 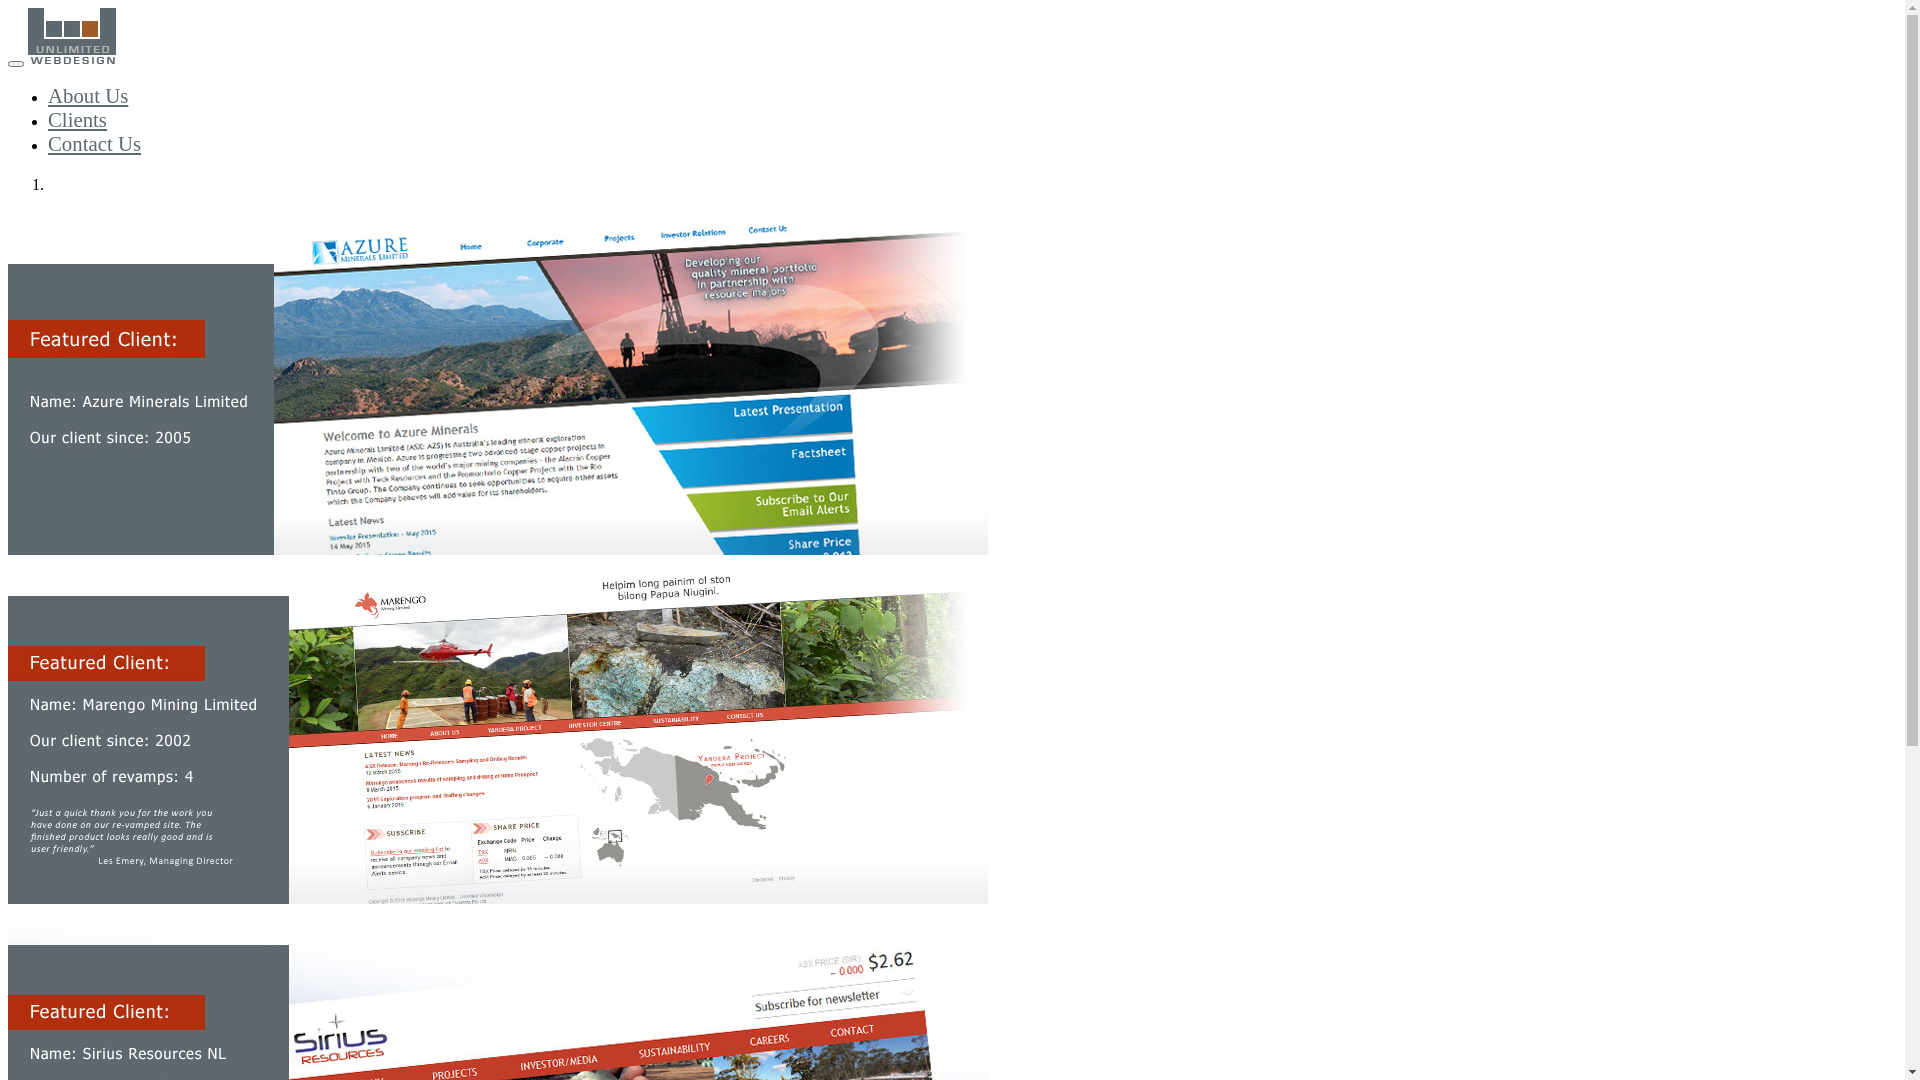 What do you see at coordinates (93, 142) in the screenshot?
I see `'Contact Us'` at bounding box center [93, 142].